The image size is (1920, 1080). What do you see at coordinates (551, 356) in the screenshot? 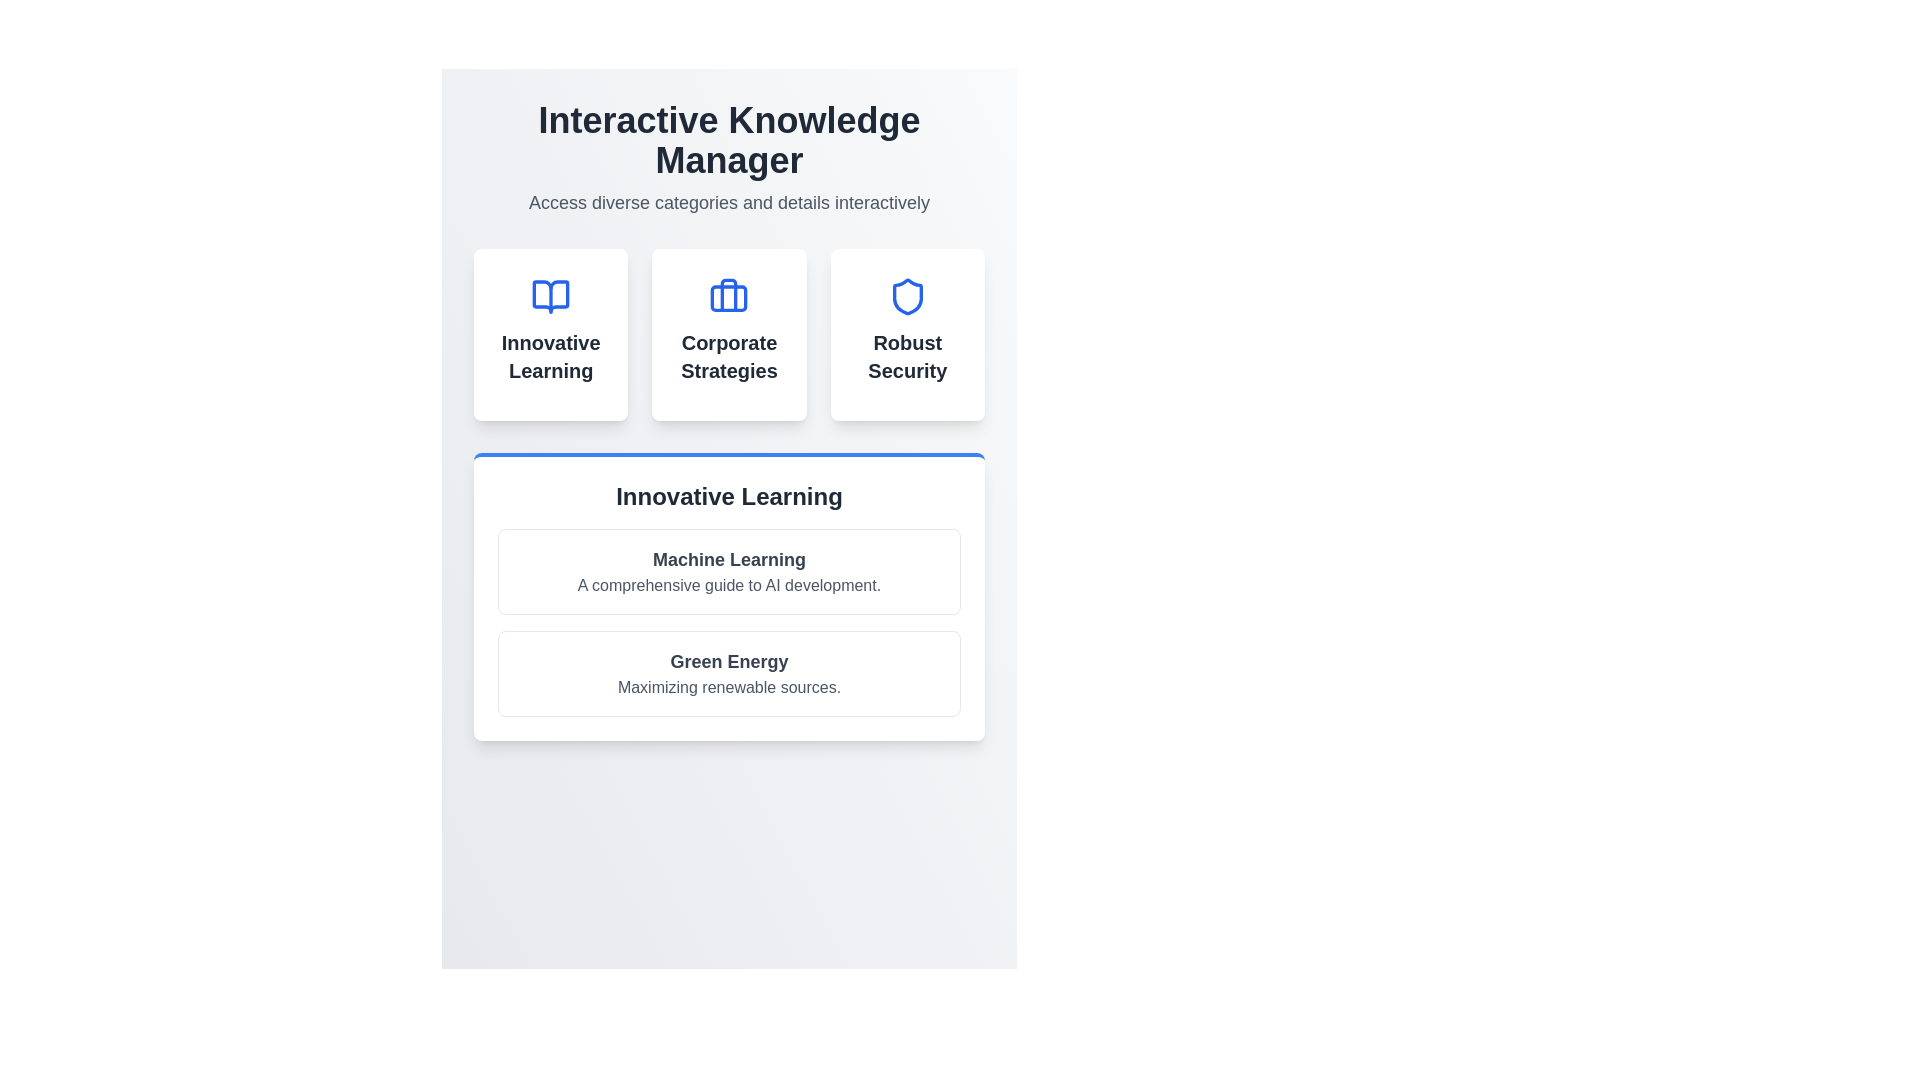
I see `the Header or Title text element that serves as a descriptive title for the respective card, located in the first column of a three-element grid layout` at bounding box center [551, 356].